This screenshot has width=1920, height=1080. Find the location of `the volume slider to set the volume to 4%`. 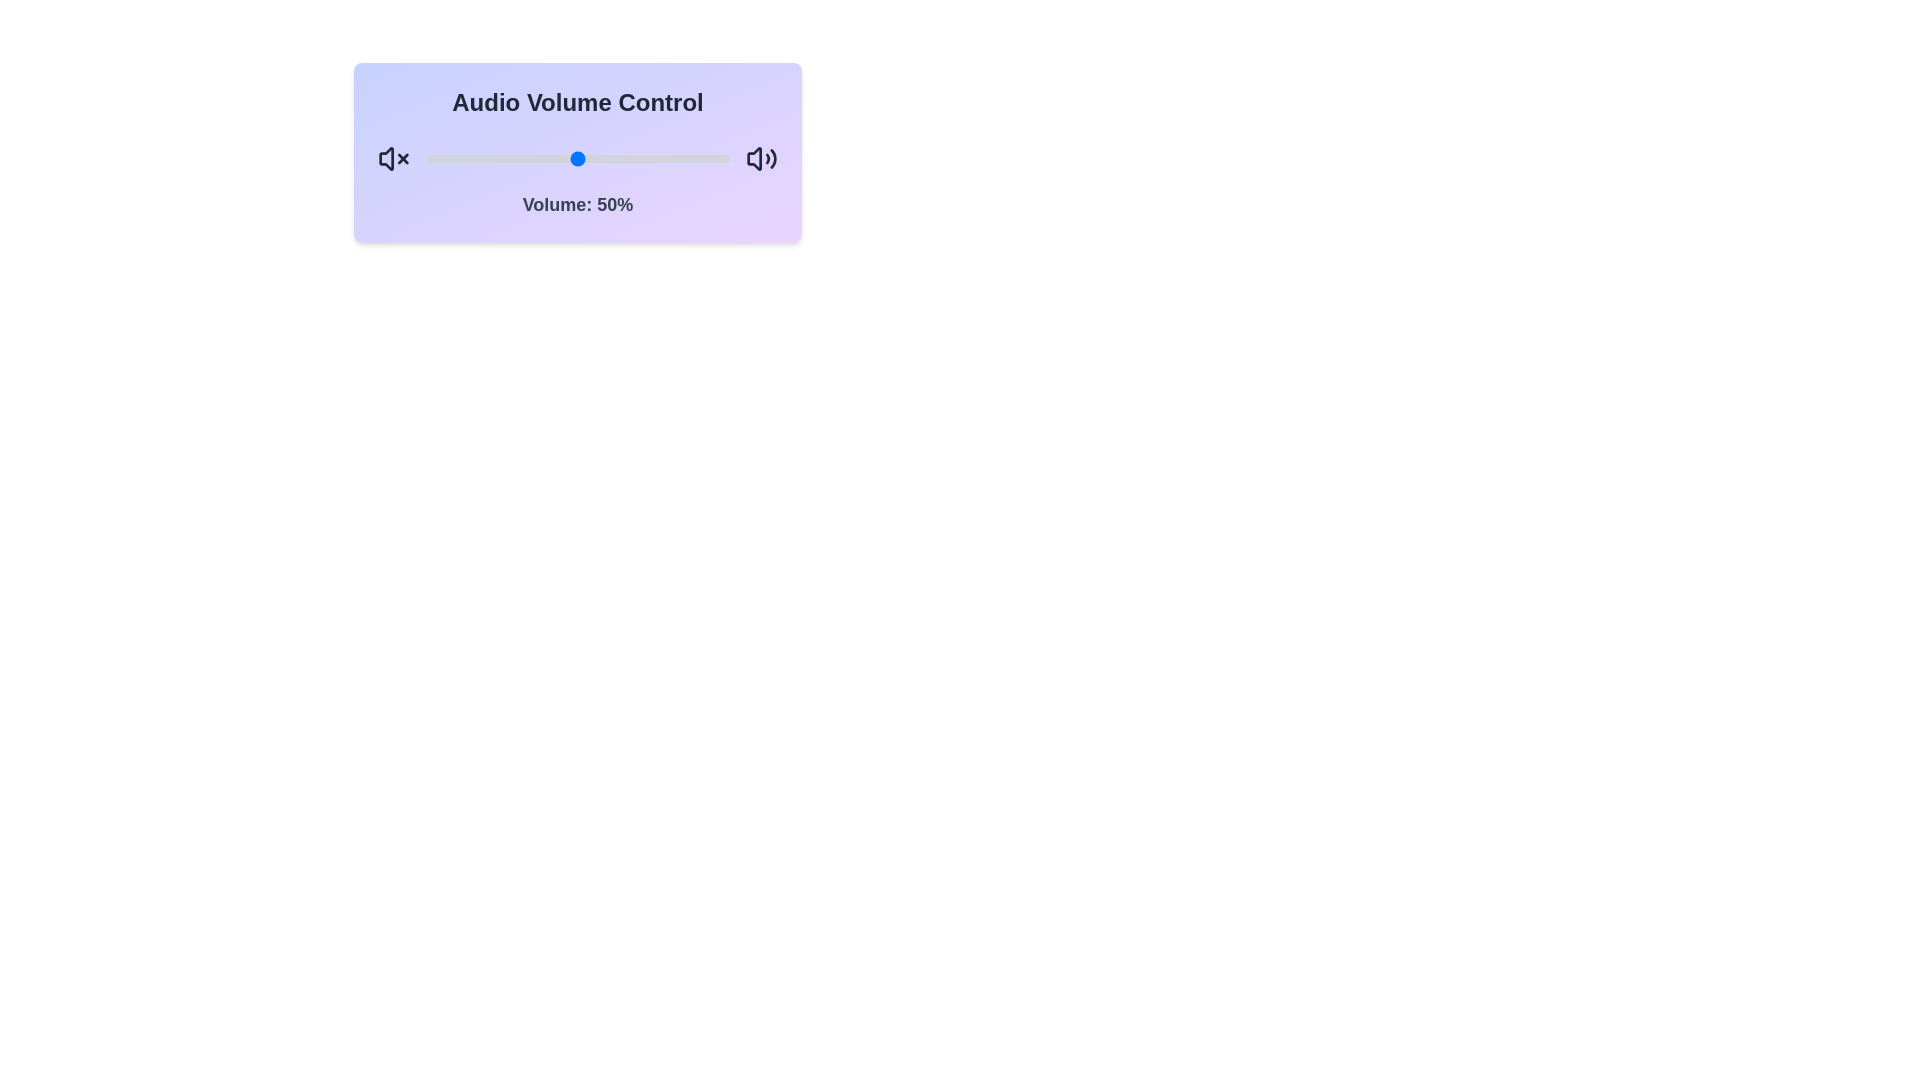

the volume slider to set the volume to 4% is located at coordinates (437, 157).